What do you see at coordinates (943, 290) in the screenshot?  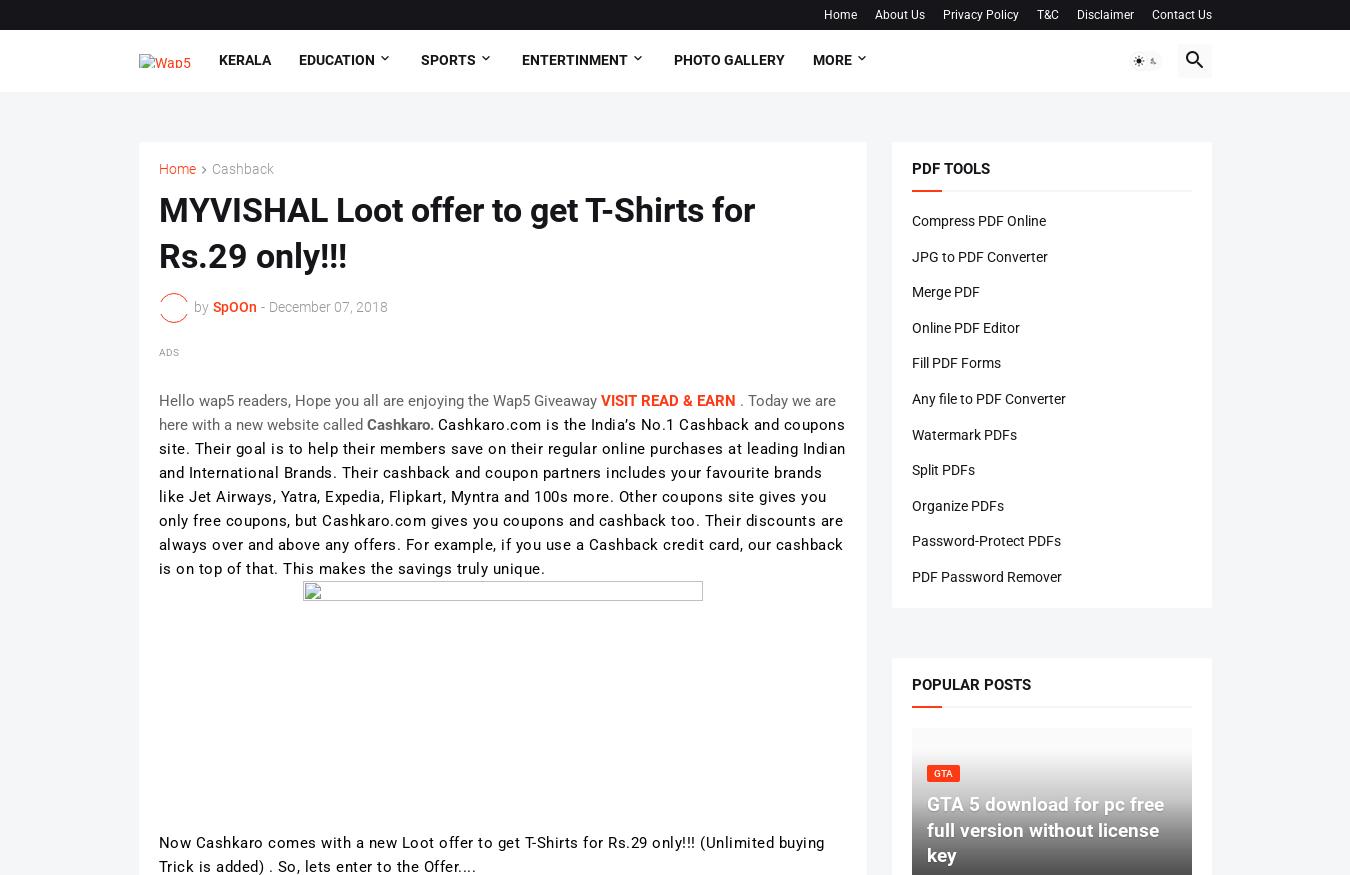 I see `'Merge PDF'` at bounding box center [943, 290].